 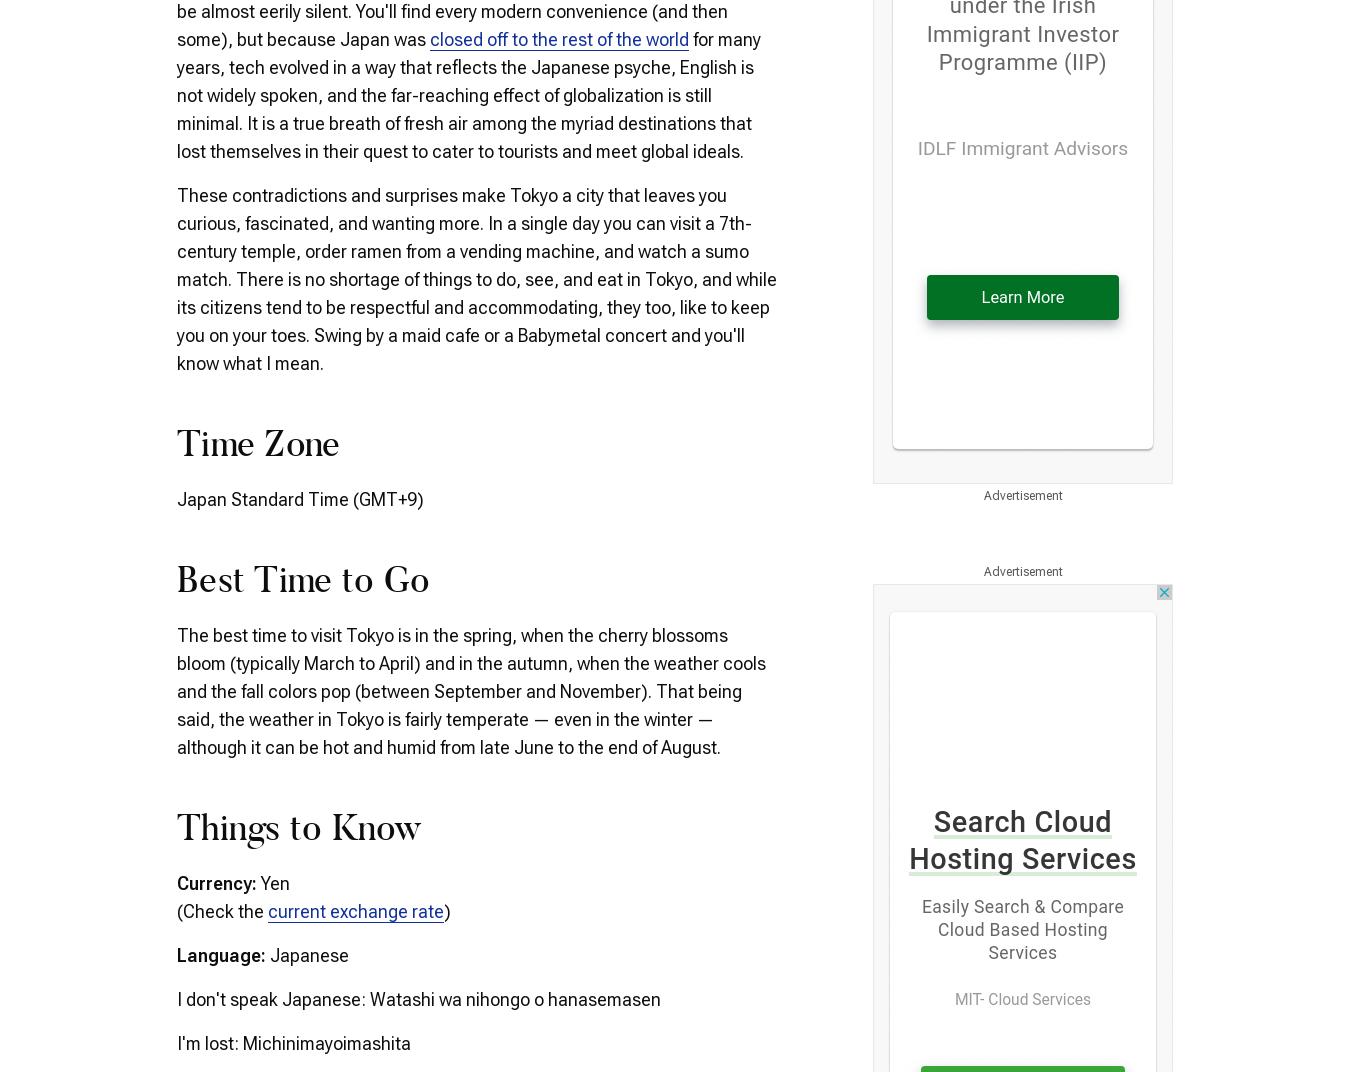 I want to click on 'Best Time to Go', so click(x=302, y=581).